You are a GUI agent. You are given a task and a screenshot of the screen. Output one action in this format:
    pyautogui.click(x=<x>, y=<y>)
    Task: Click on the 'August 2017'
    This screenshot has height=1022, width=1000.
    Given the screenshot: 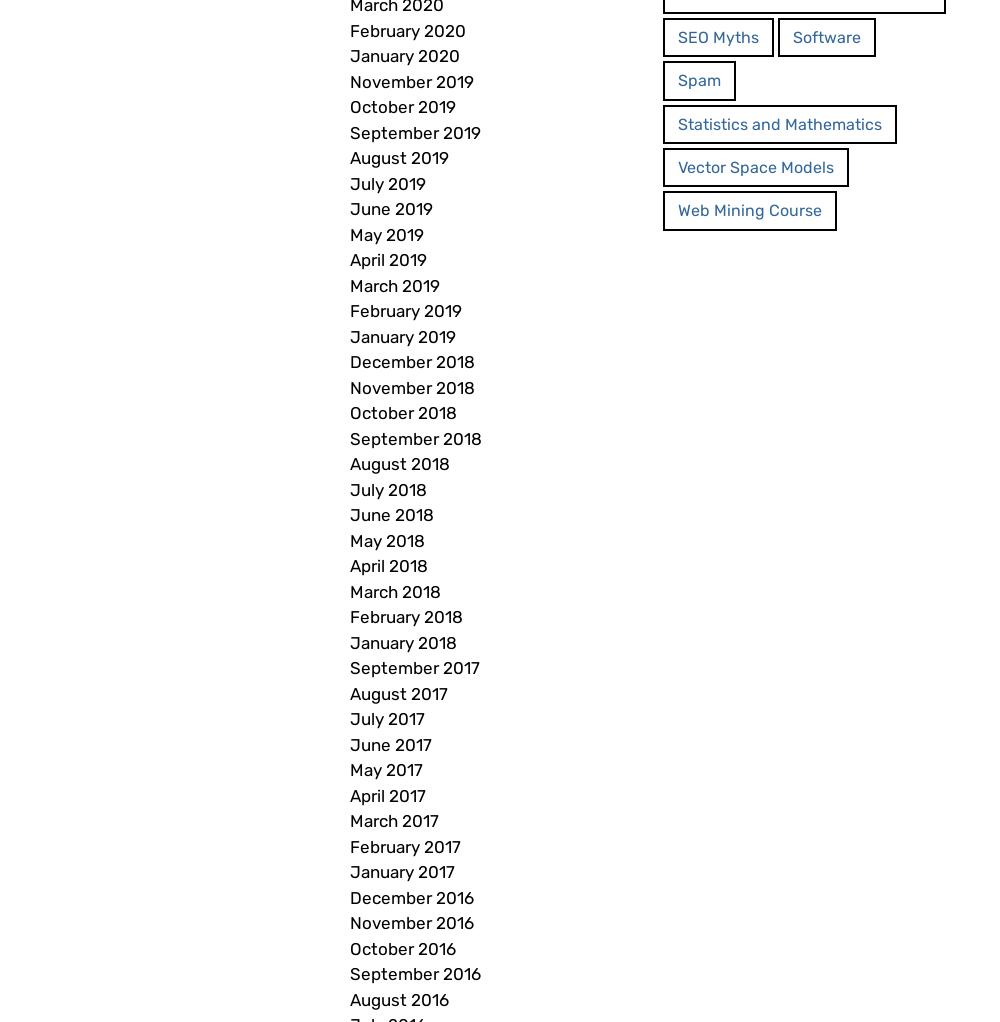 What is the action you would take?
    pyautogui.click(x=399, y=692)
    